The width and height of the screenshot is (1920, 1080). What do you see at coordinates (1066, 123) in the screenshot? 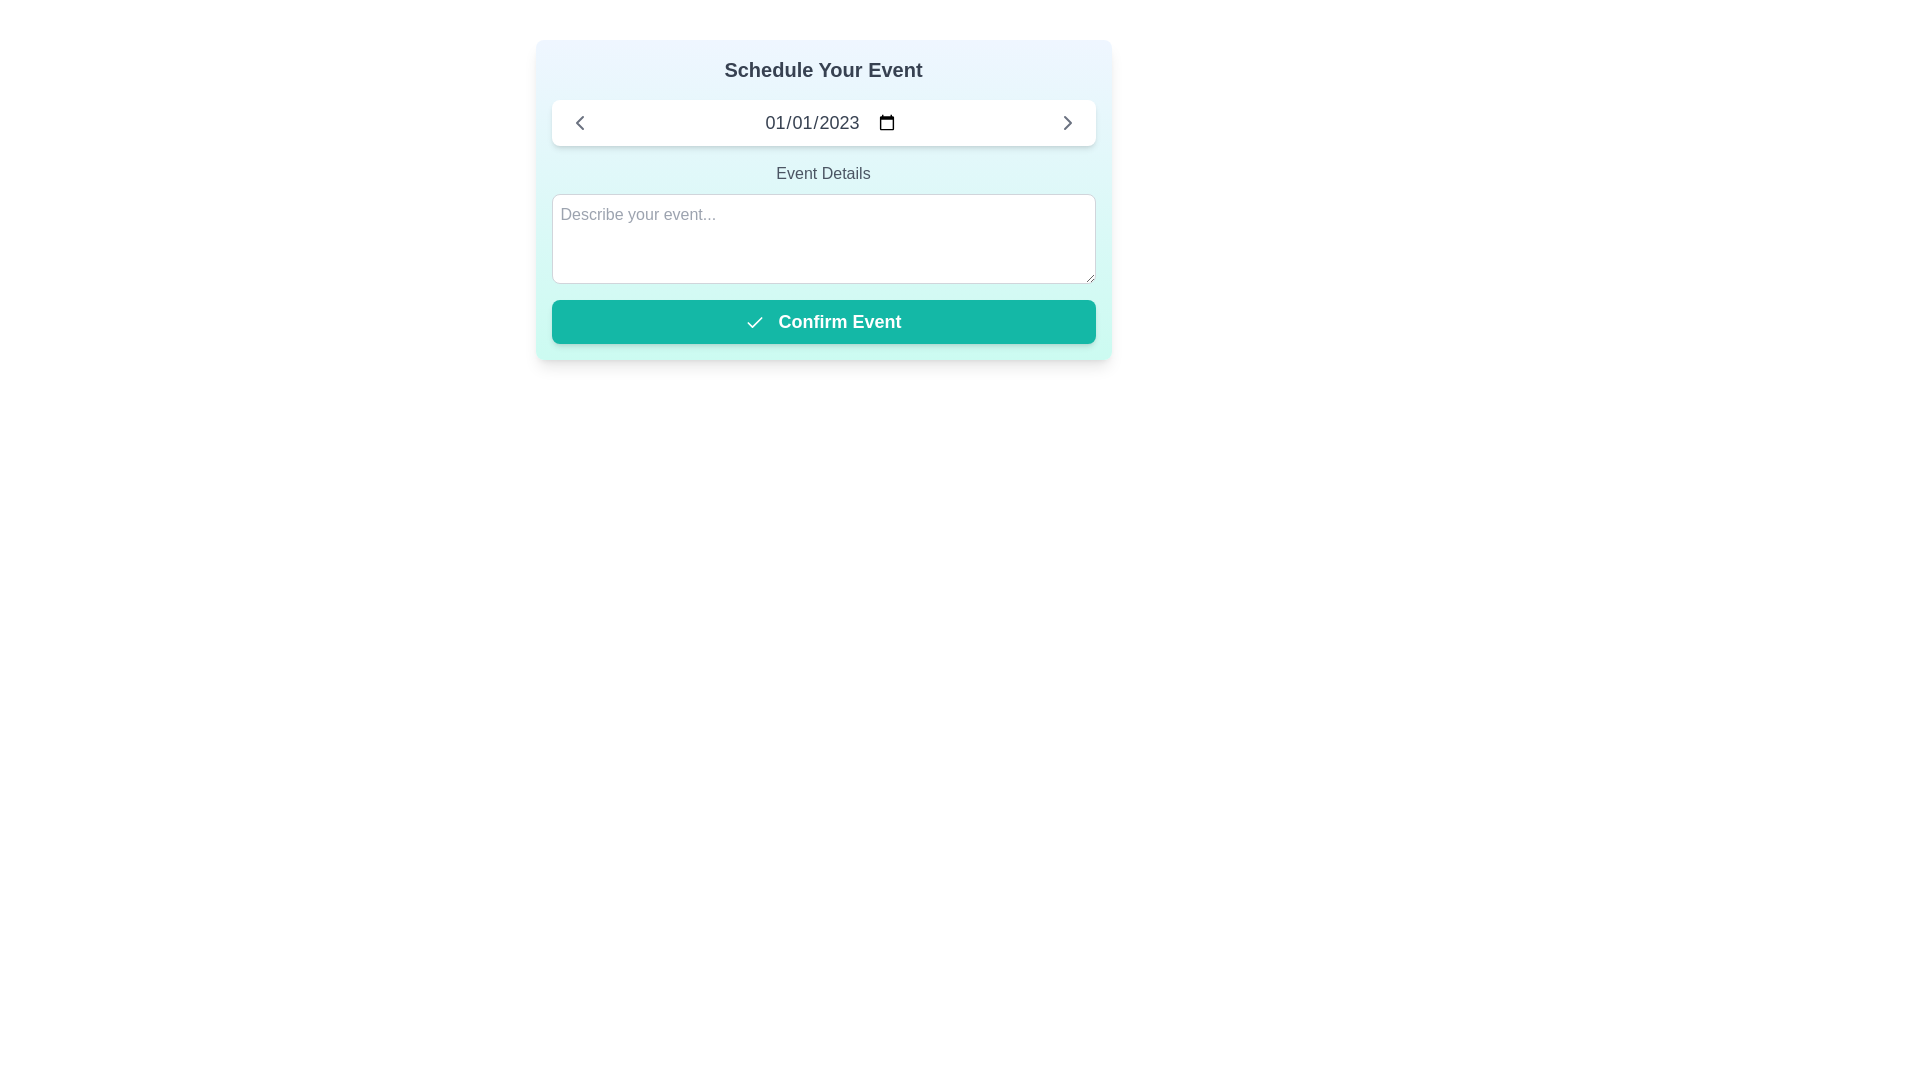
I see `the navigation icon located at the rightmost side of the horizontally arranged block` at bounding box center [1066, 123].